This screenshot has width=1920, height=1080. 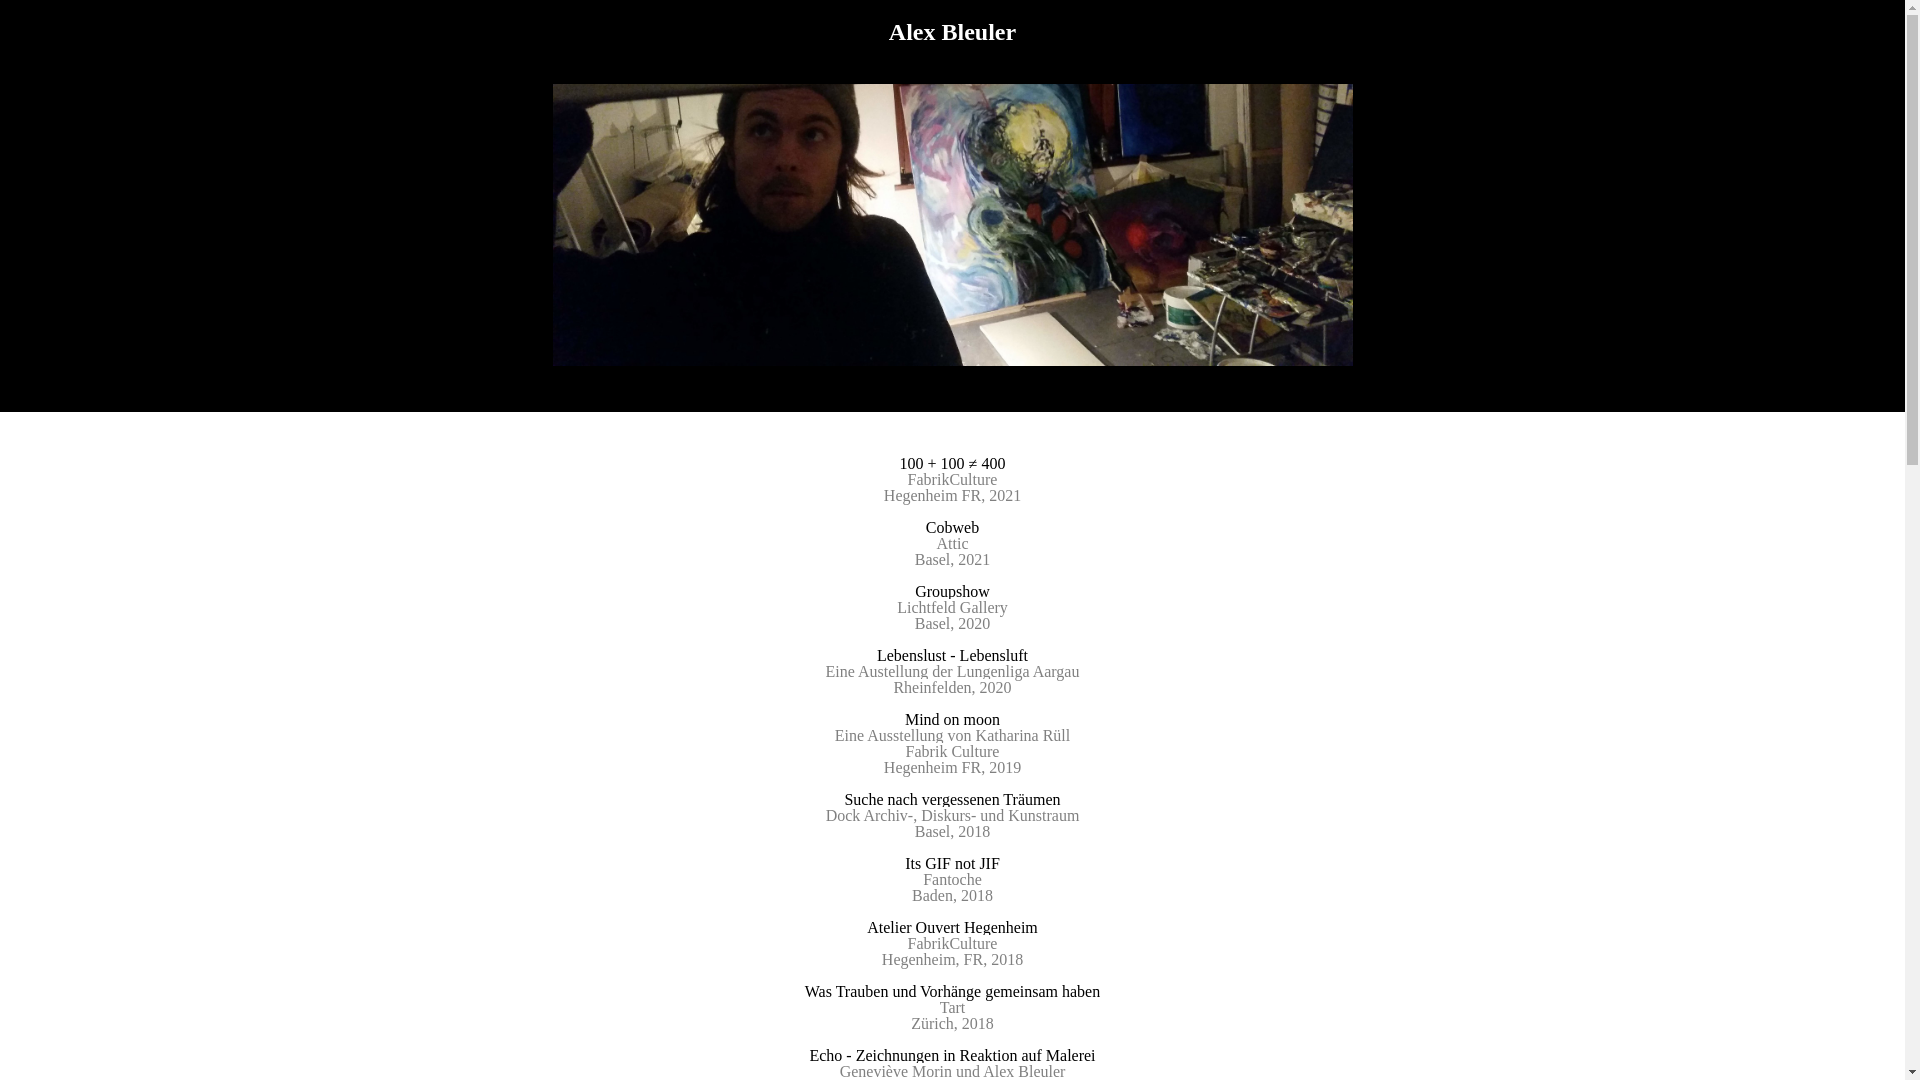 What do you see at coordinates (951, 655) in the screenshot?
I see `'Lebenslust - Lebensluft'` at bounding box center [951, 655].